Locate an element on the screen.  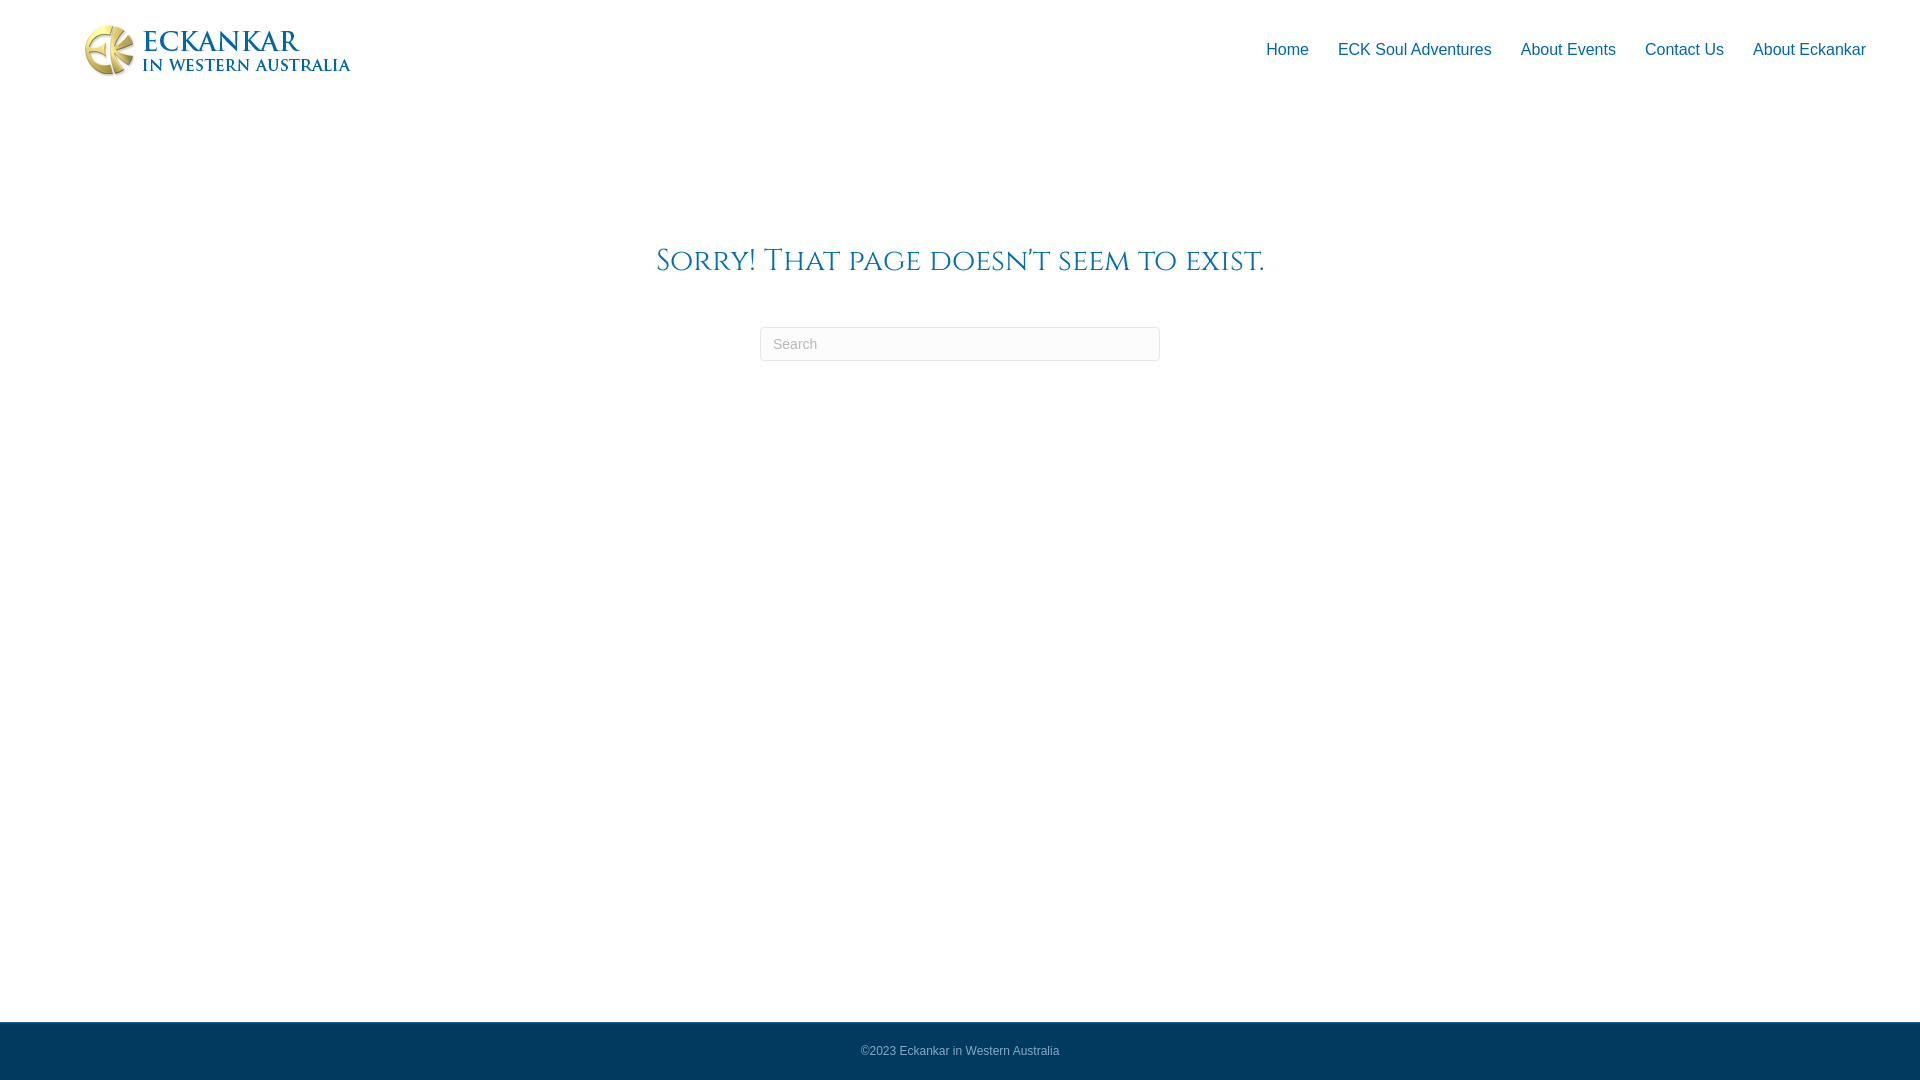
'Contact Us' is located at coordinates (1683, 48).